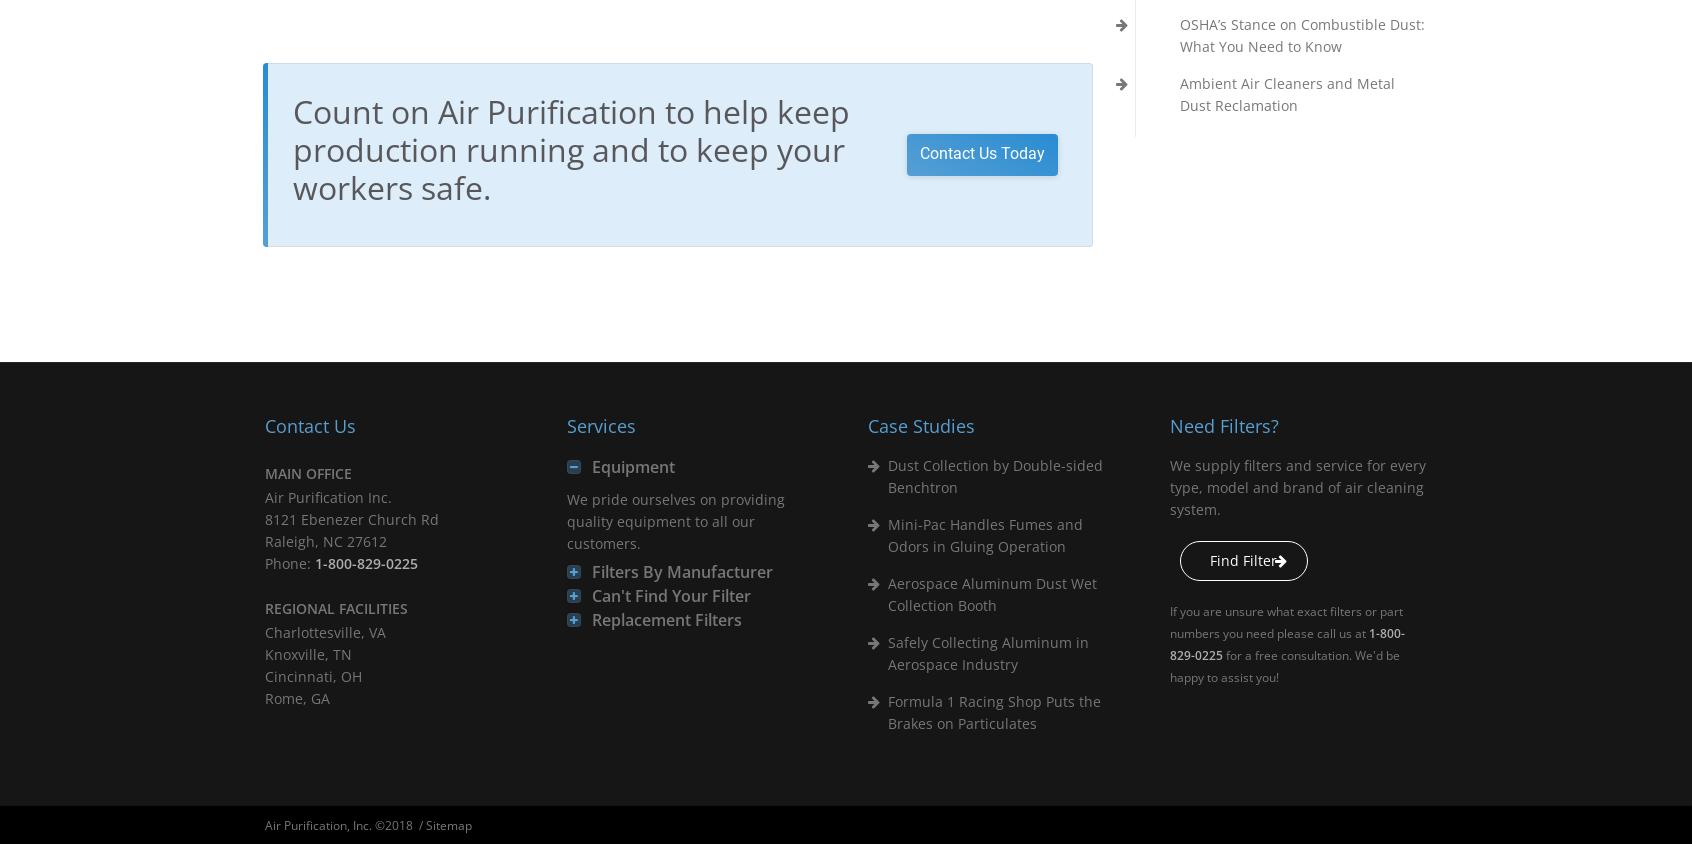  What do you see at coordinates (886, 711) in the screenshot?
I see `'Formula 1 Racing Shop Puts the Brakes on Particulates'` at bounding box center [886, 711].